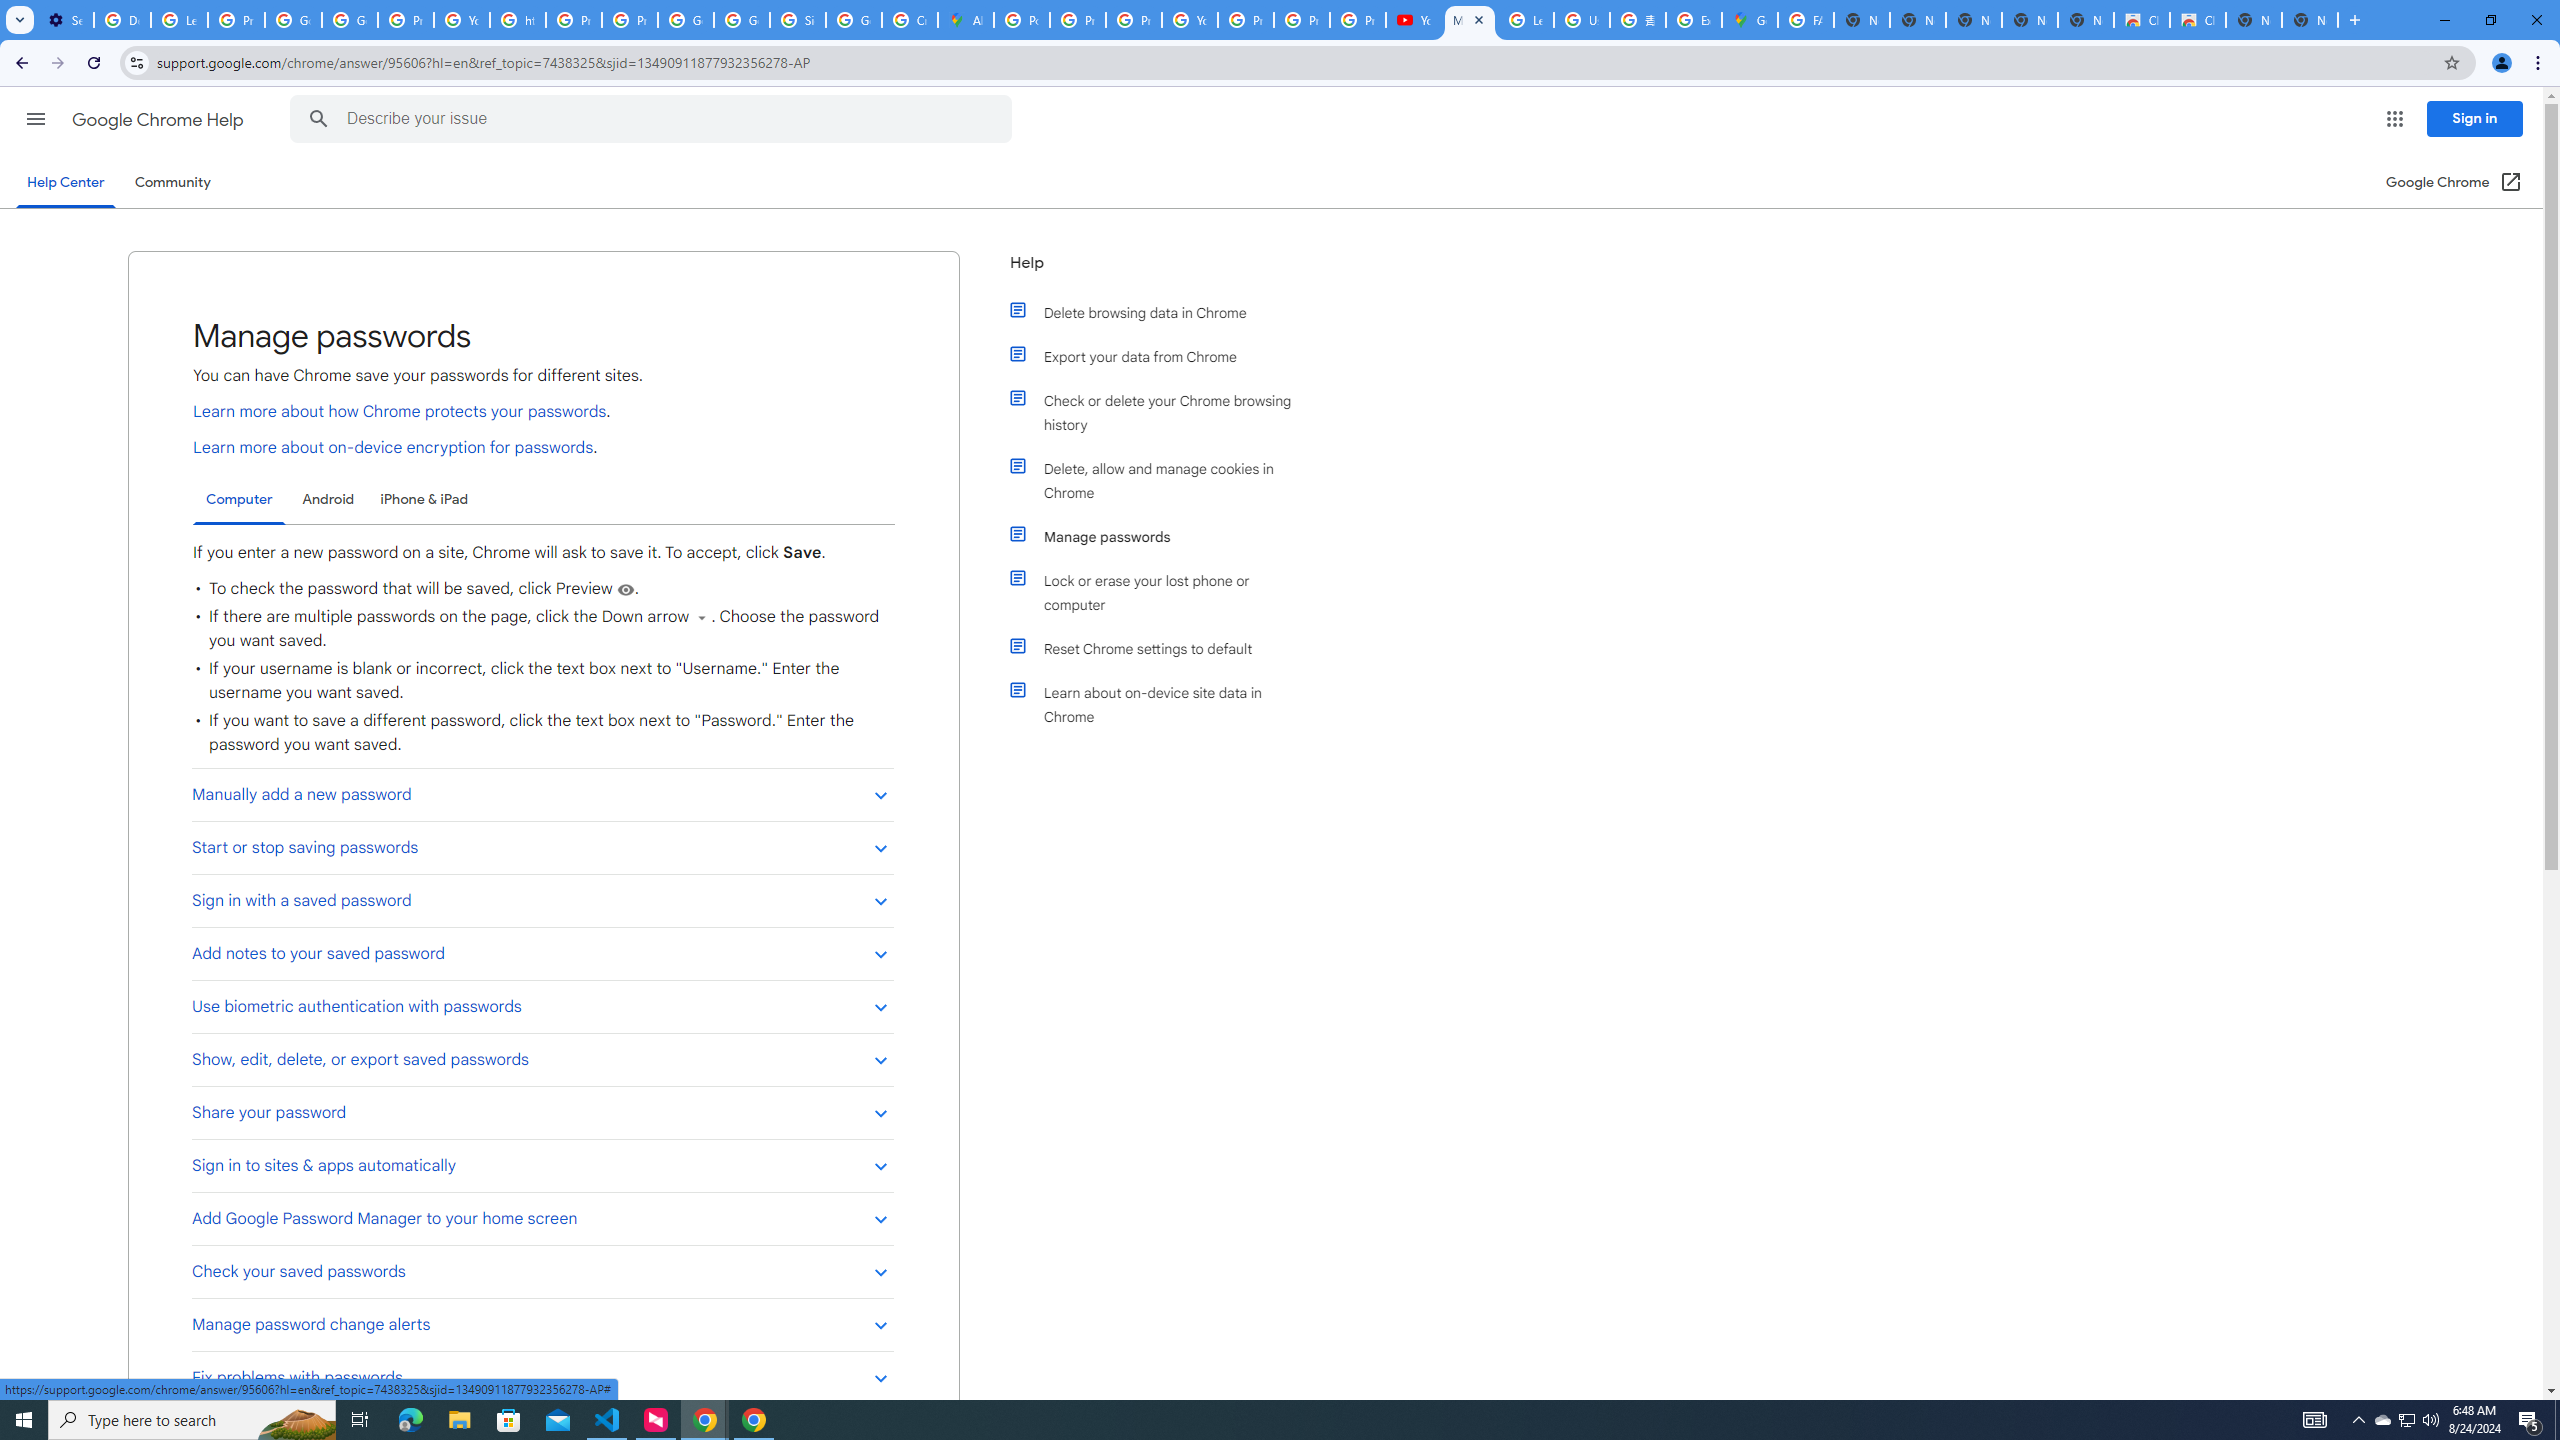 The image size is (2560, 1440). What do you see at coordinates (1162, 591) in the screenshot?
I see `'Lock or erase your lost phone or computer'` at bounding box center [1162, 591].